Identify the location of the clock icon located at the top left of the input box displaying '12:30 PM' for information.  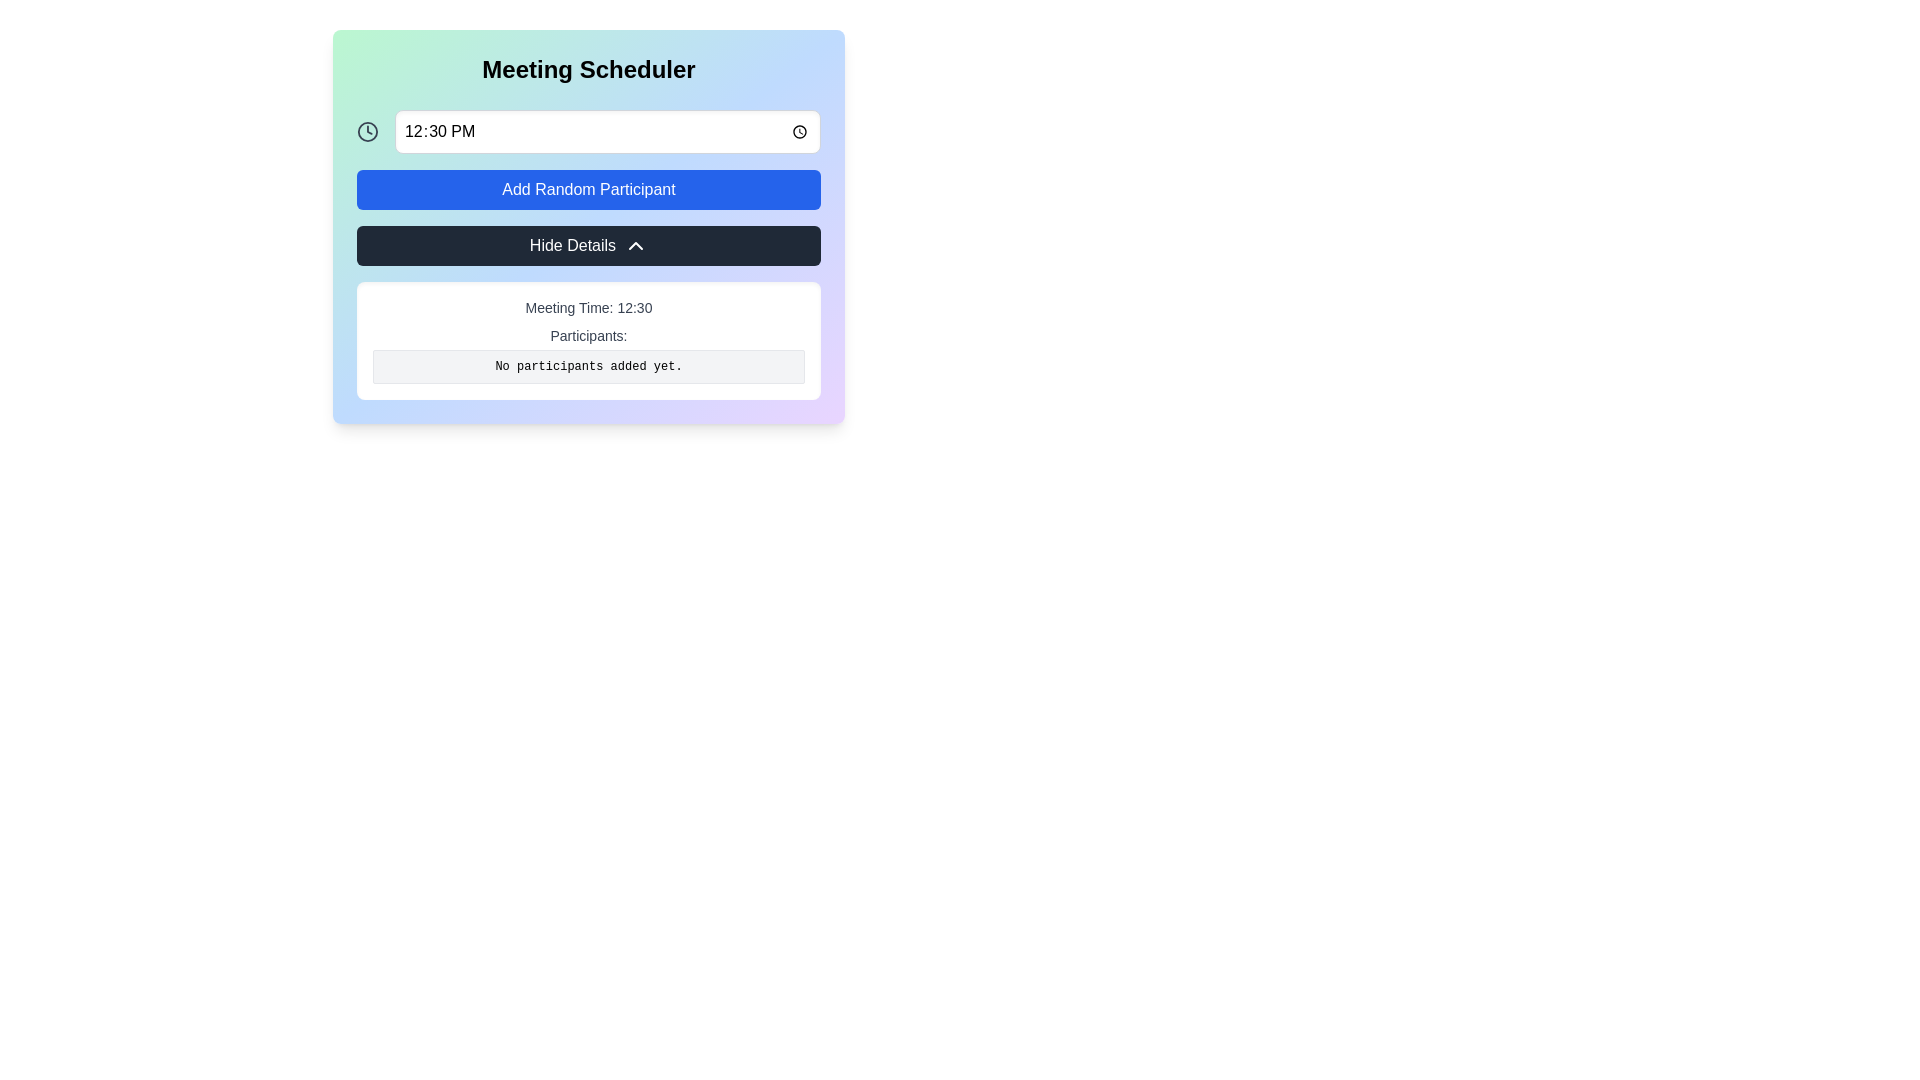
(368, 131).